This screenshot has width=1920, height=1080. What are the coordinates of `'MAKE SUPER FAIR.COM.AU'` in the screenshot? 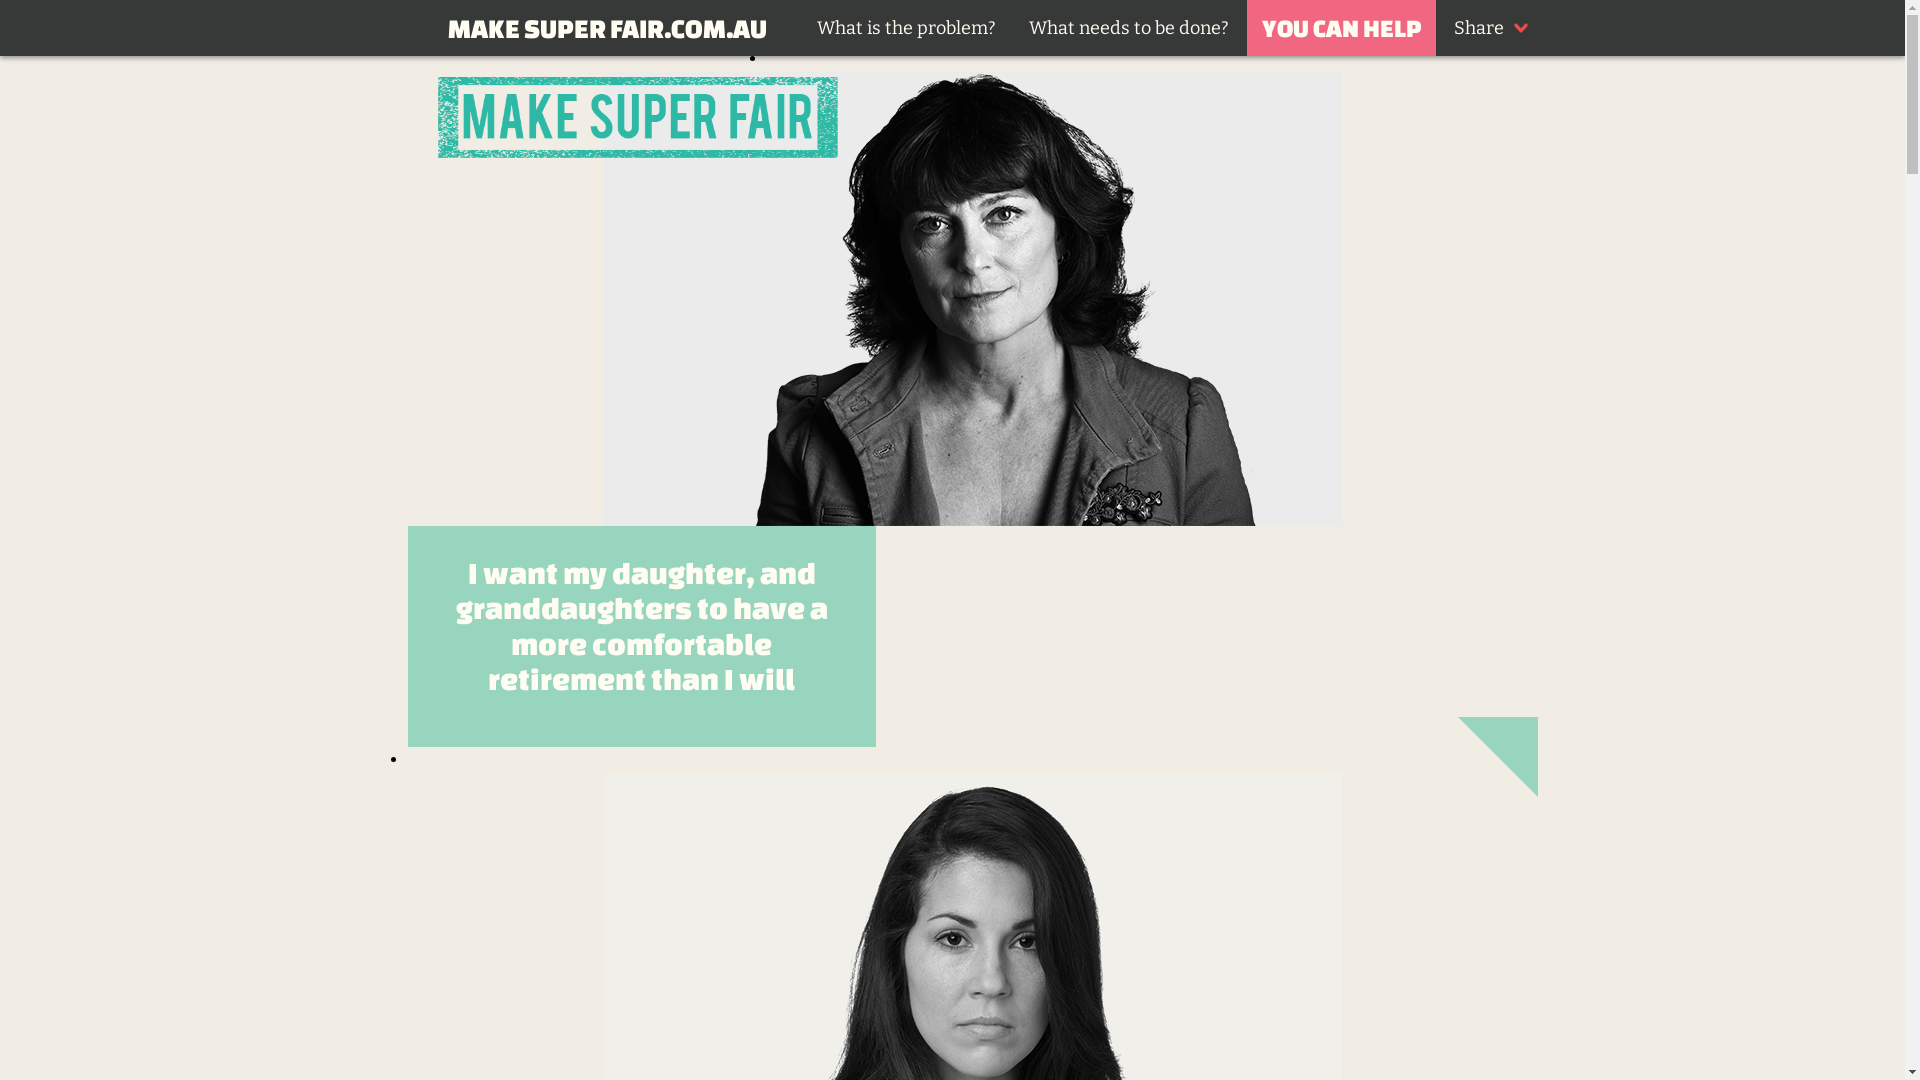 It's located at (606, 27).